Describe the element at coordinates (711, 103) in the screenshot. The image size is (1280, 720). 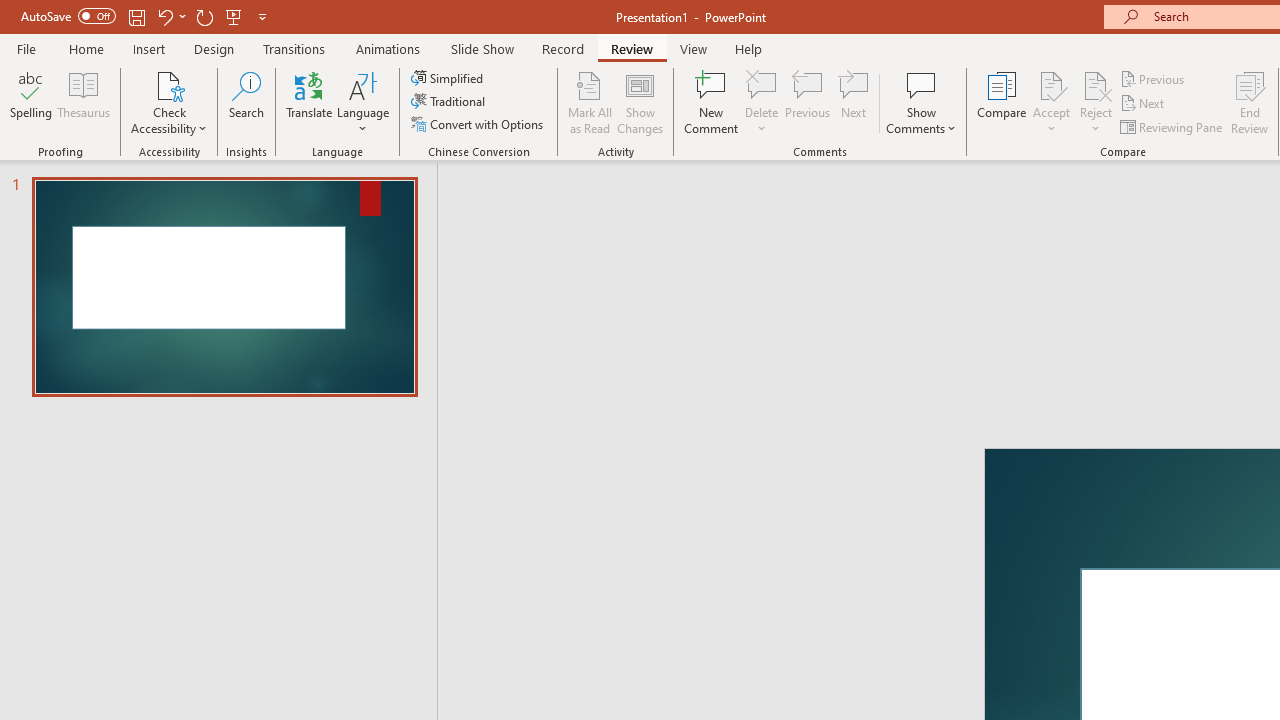
I see `'New Comment'` at that location.